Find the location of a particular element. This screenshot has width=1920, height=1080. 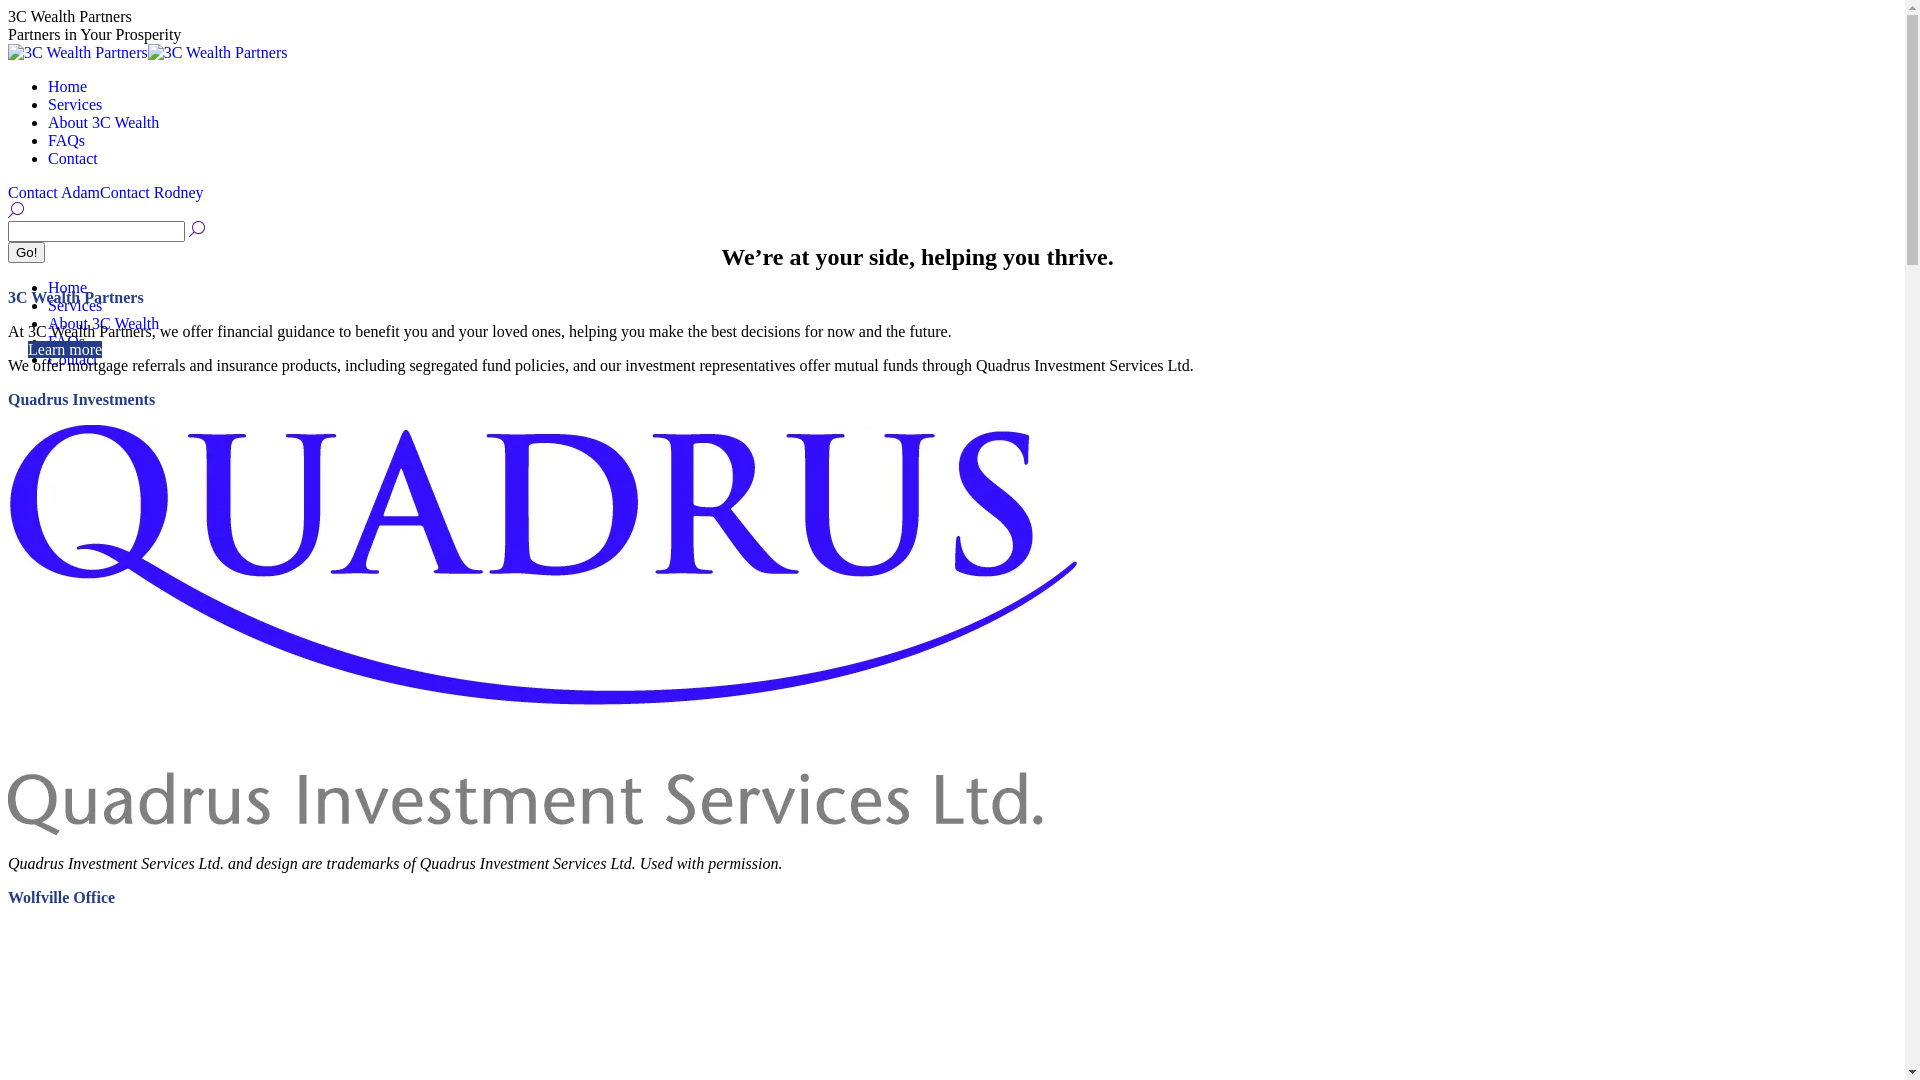

'About 3C Wealth' is located at coordinates (102, 322).